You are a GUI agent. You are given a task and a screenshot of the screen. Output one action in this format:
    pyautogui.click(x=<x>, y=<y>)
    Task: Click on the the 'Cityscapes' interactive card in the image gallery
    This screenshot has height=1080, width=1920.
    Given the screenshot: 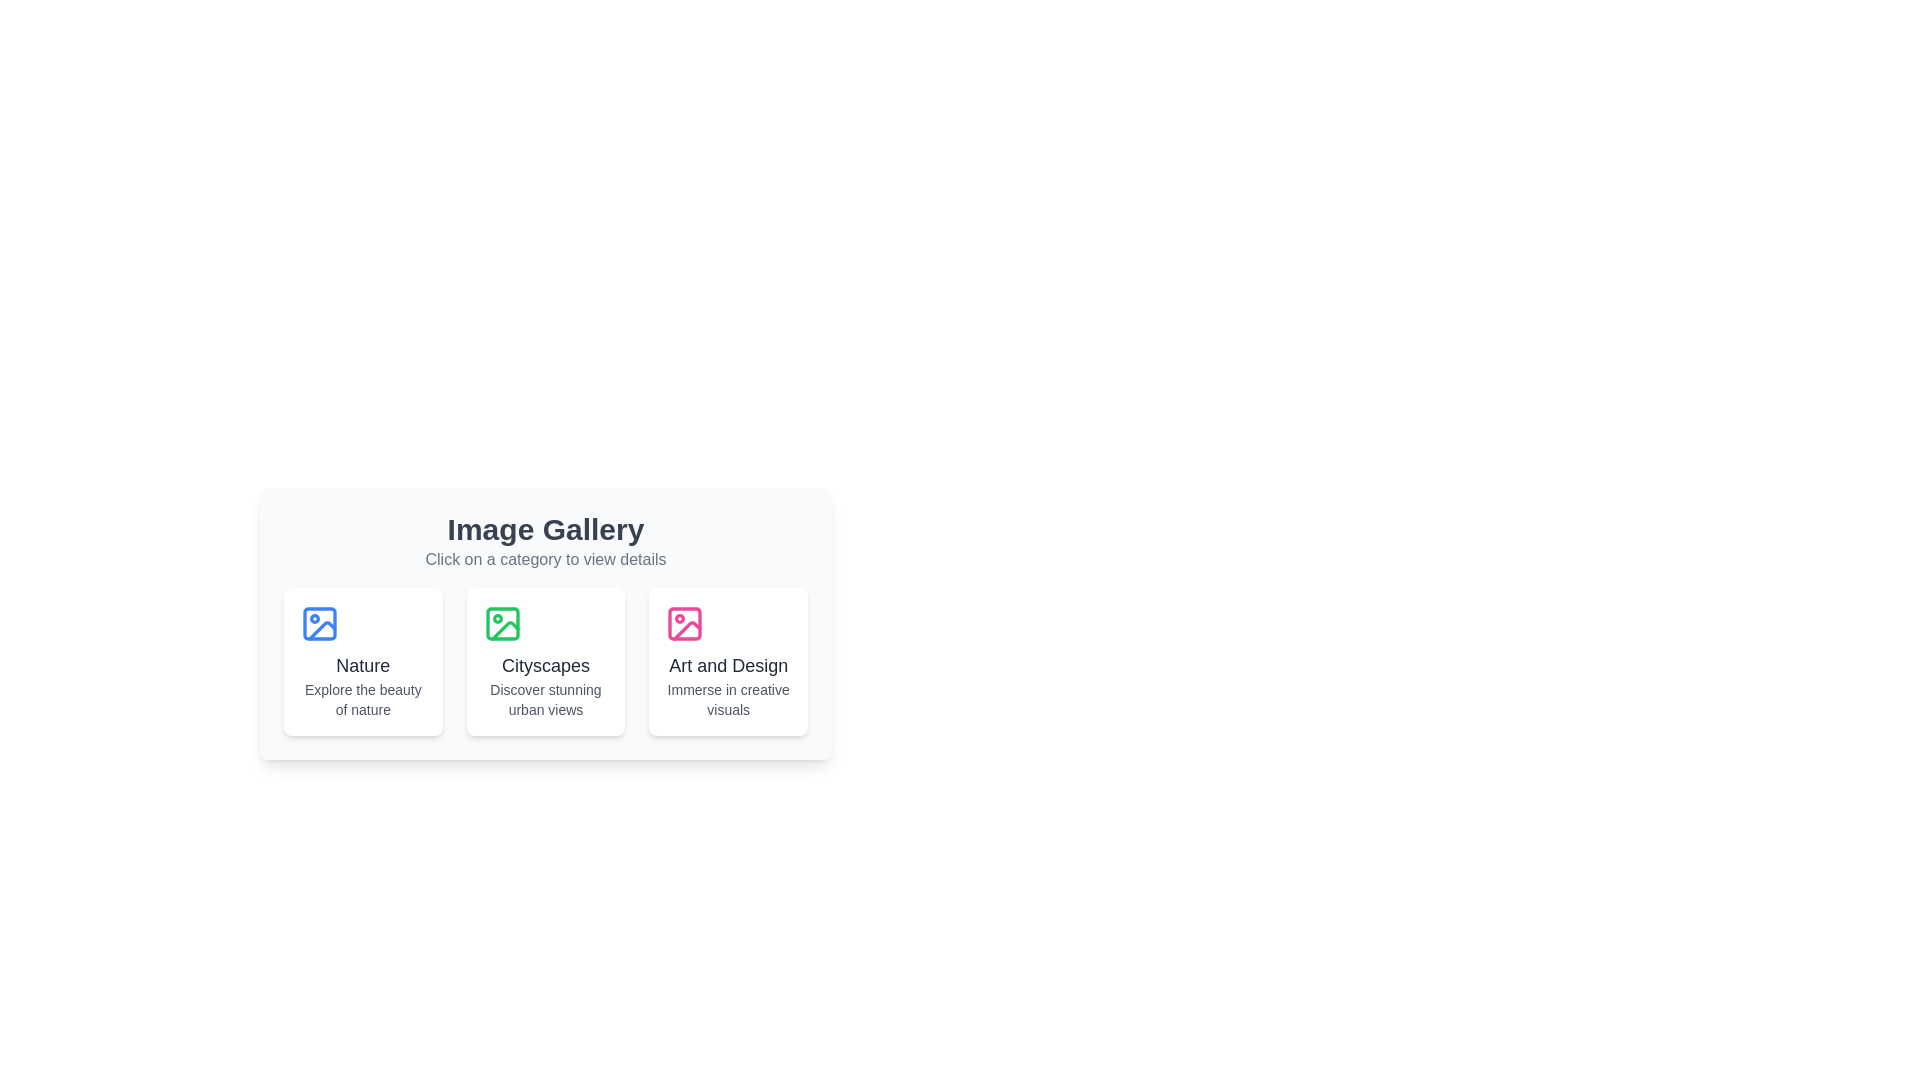 What is the action you would take?
    pyautogui.click(x=546, y=623)
    